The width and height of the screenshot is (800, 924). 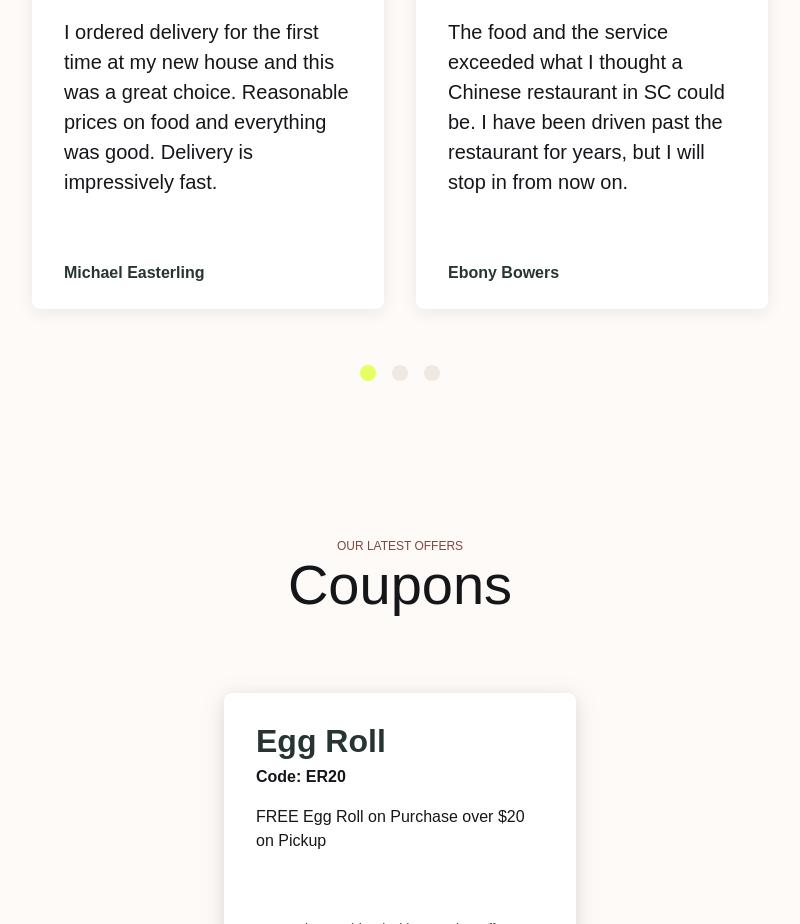 What do you see at coordinates (398, 545) in the screenshot?
I see `'Our Latest Offers'` at bounding box center [398, 545].